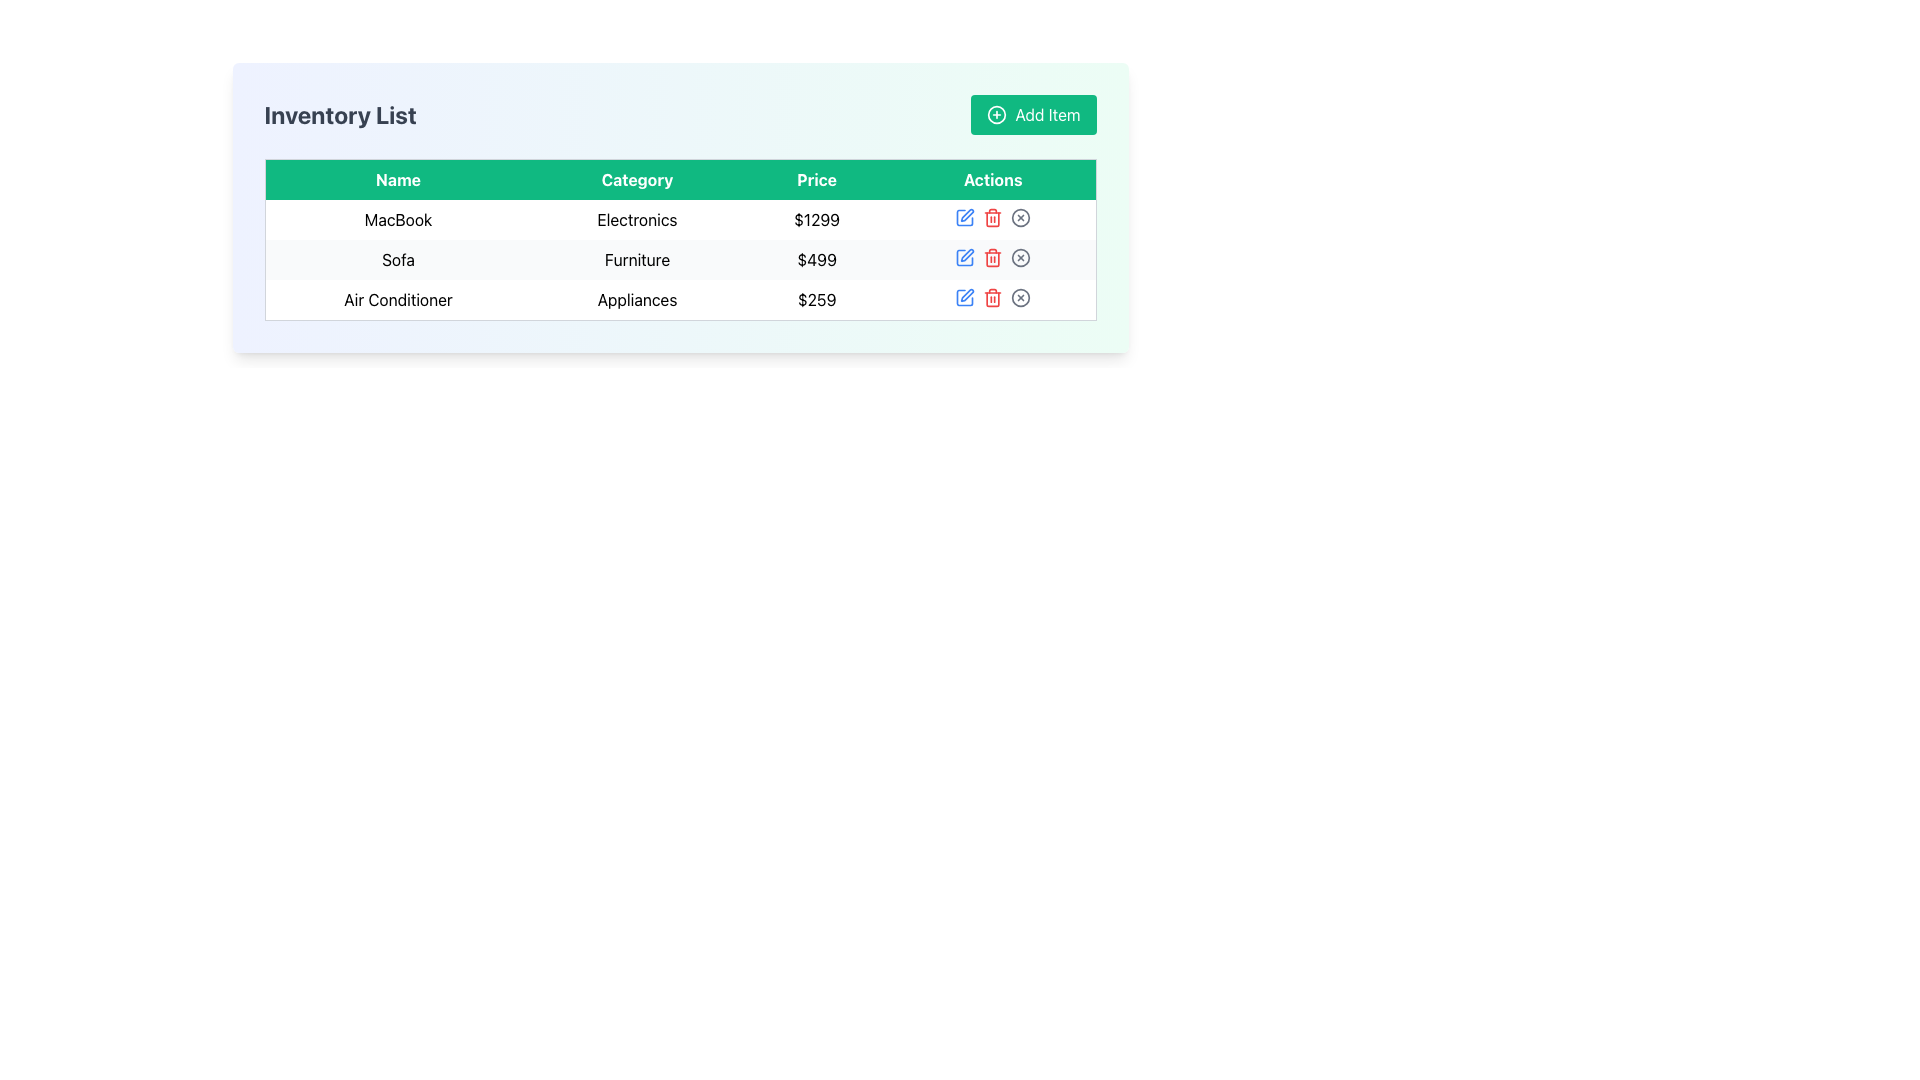  Describe the element at coordinates (817, 258) in the screenshot. I see `the price display of the 'Sofa' product, which is the third column in its table row` at that location.